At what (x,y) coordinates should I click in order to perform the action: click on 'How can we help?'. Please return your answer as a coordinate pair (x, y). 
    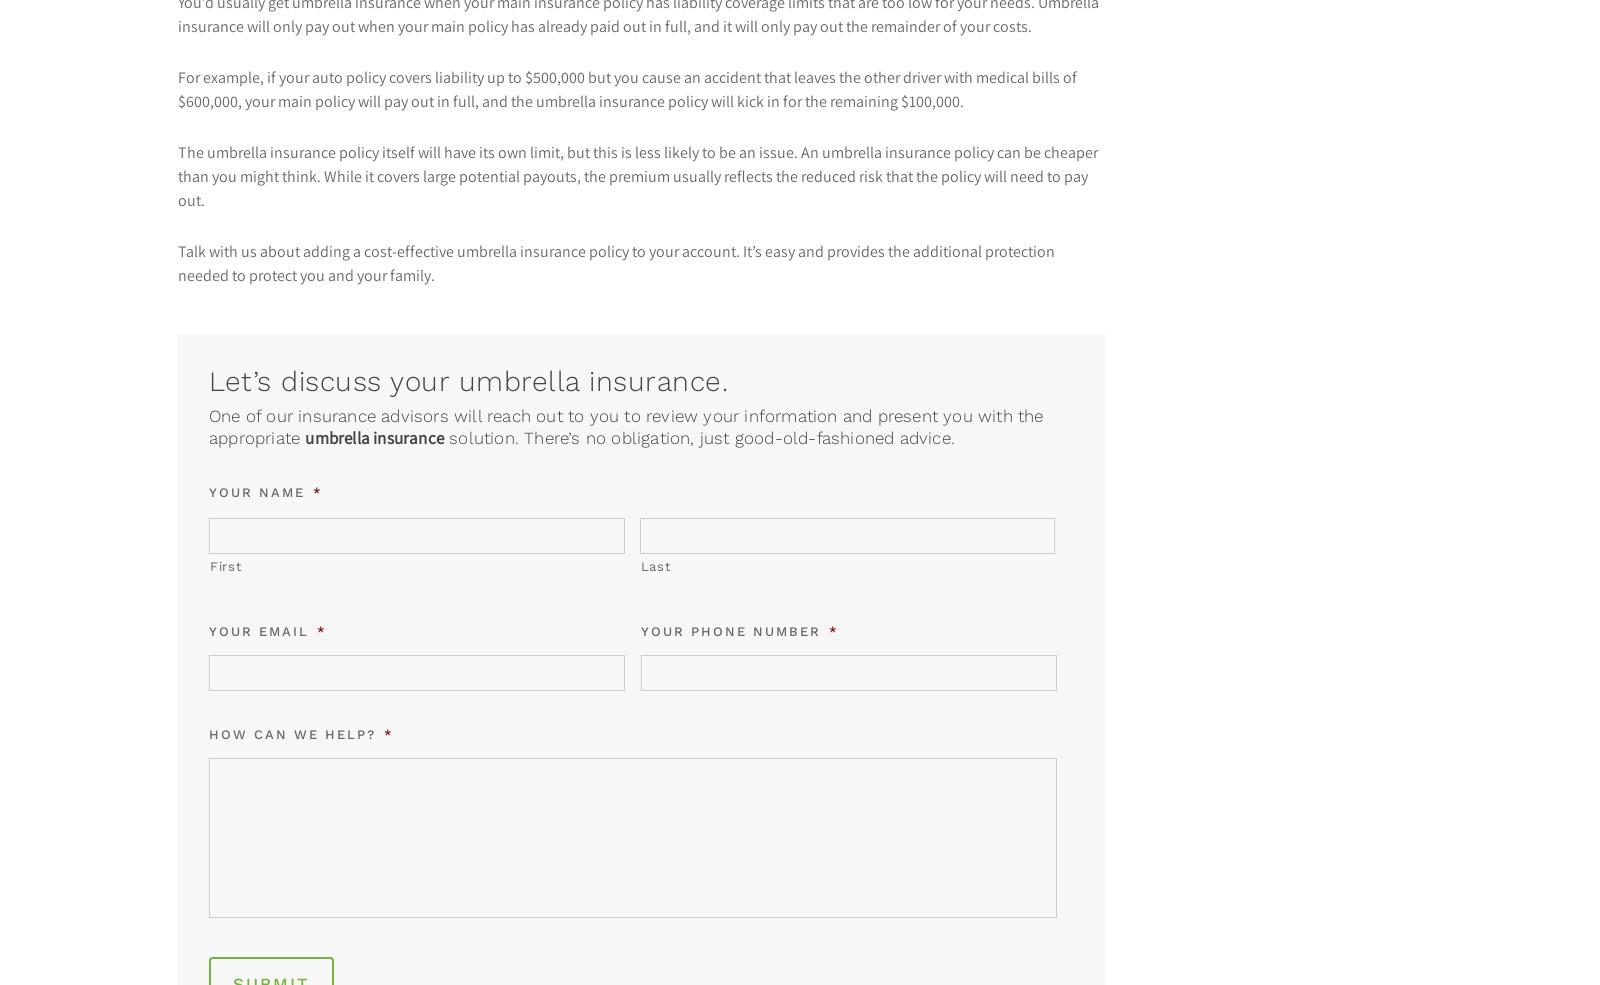
    Looking at the image, I should click on (292, 733).